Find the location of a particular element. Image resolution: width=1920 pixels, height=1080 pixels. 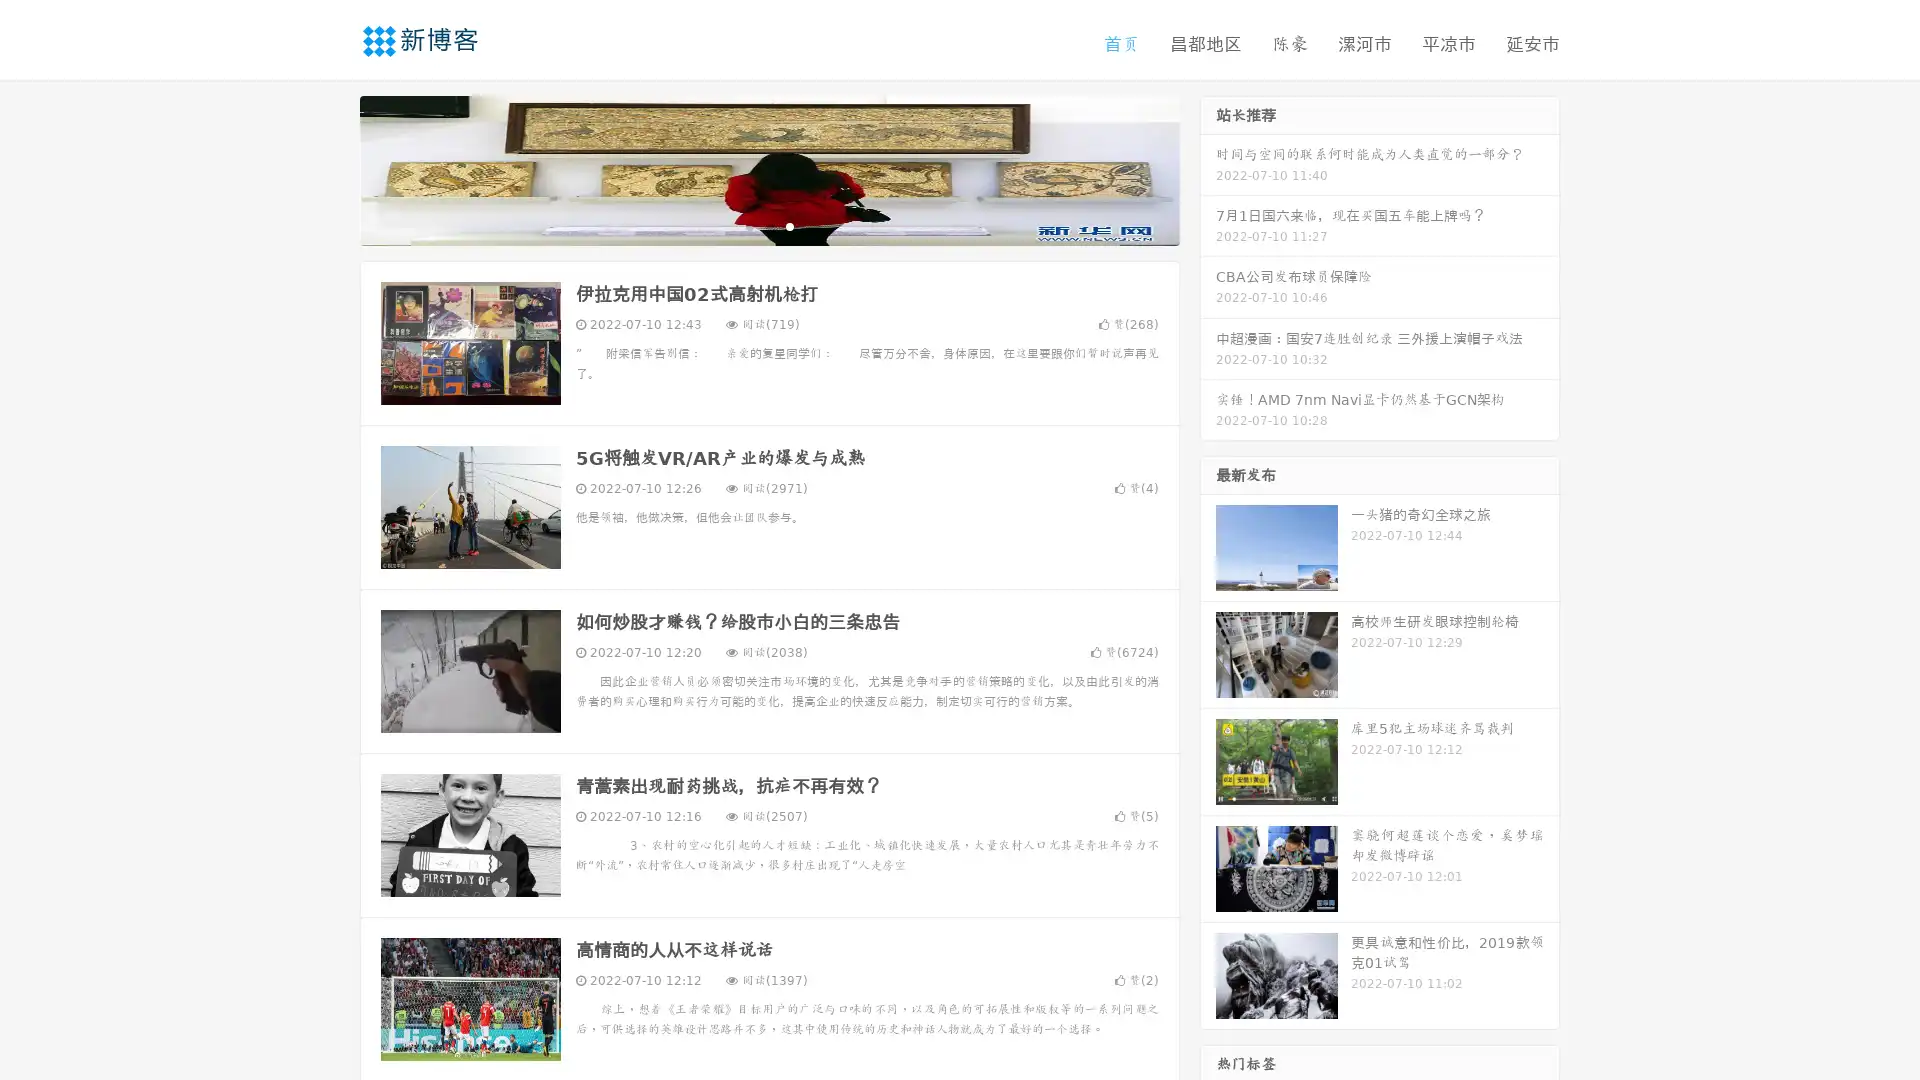

Go to slide 2 is located at coordinates (768, 225).